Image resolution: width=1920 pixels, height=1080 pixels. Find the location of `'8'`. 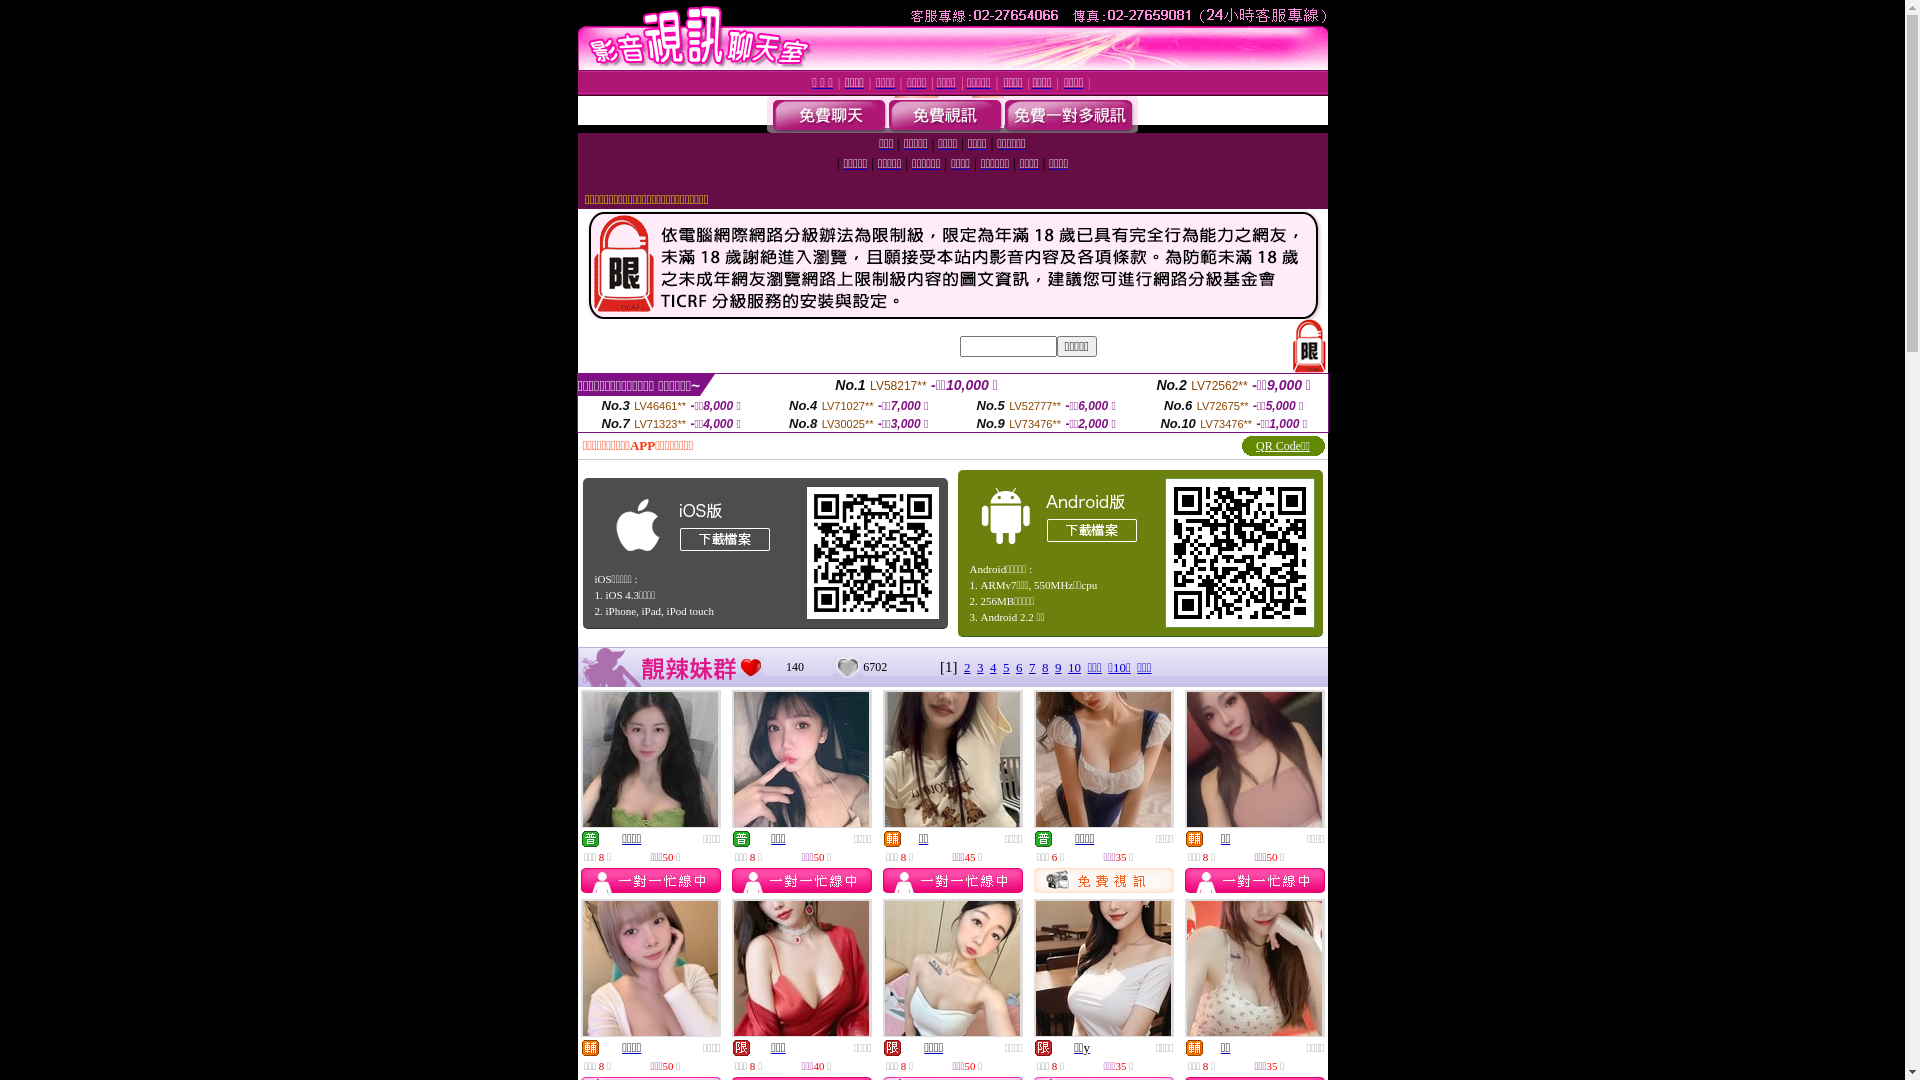

'8' is located at coordinates (1044, 667).